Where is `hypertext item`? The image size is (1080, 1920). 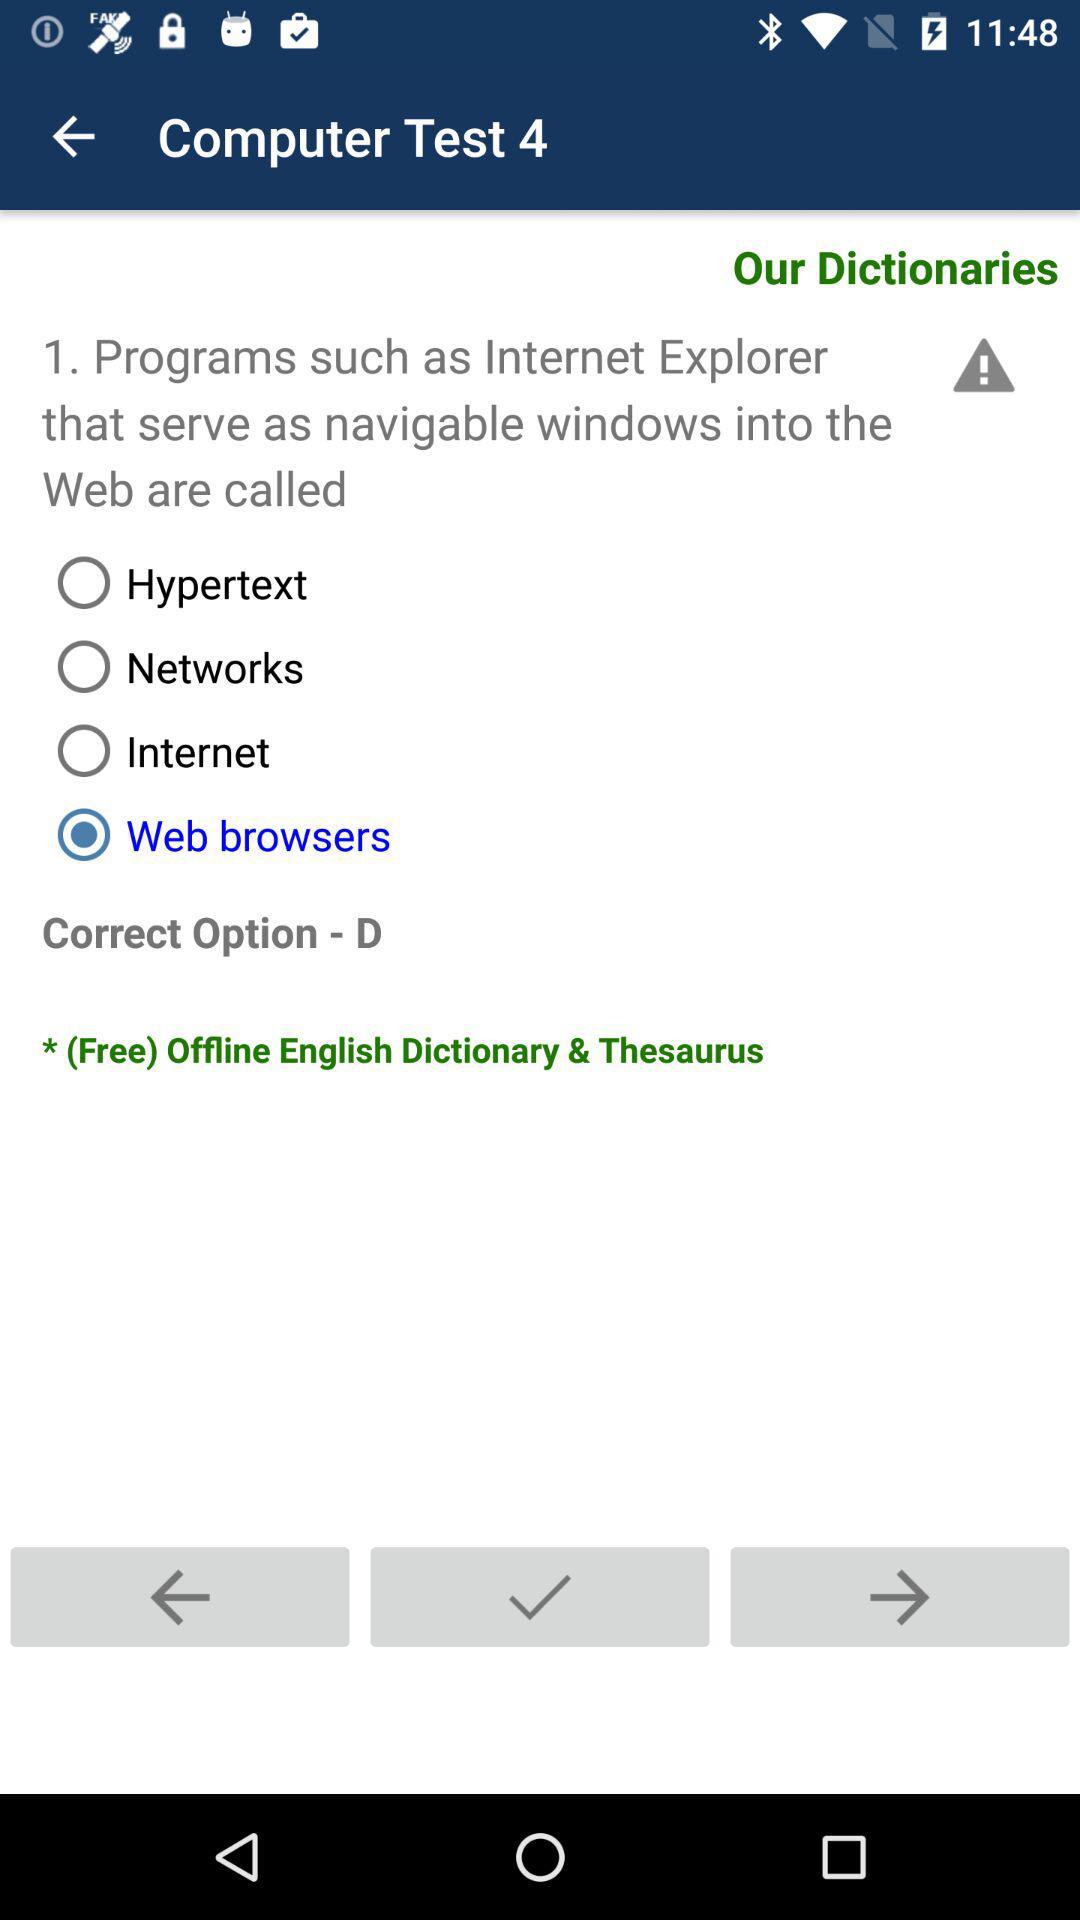 hypertext item is located at coordinates (560, 581).